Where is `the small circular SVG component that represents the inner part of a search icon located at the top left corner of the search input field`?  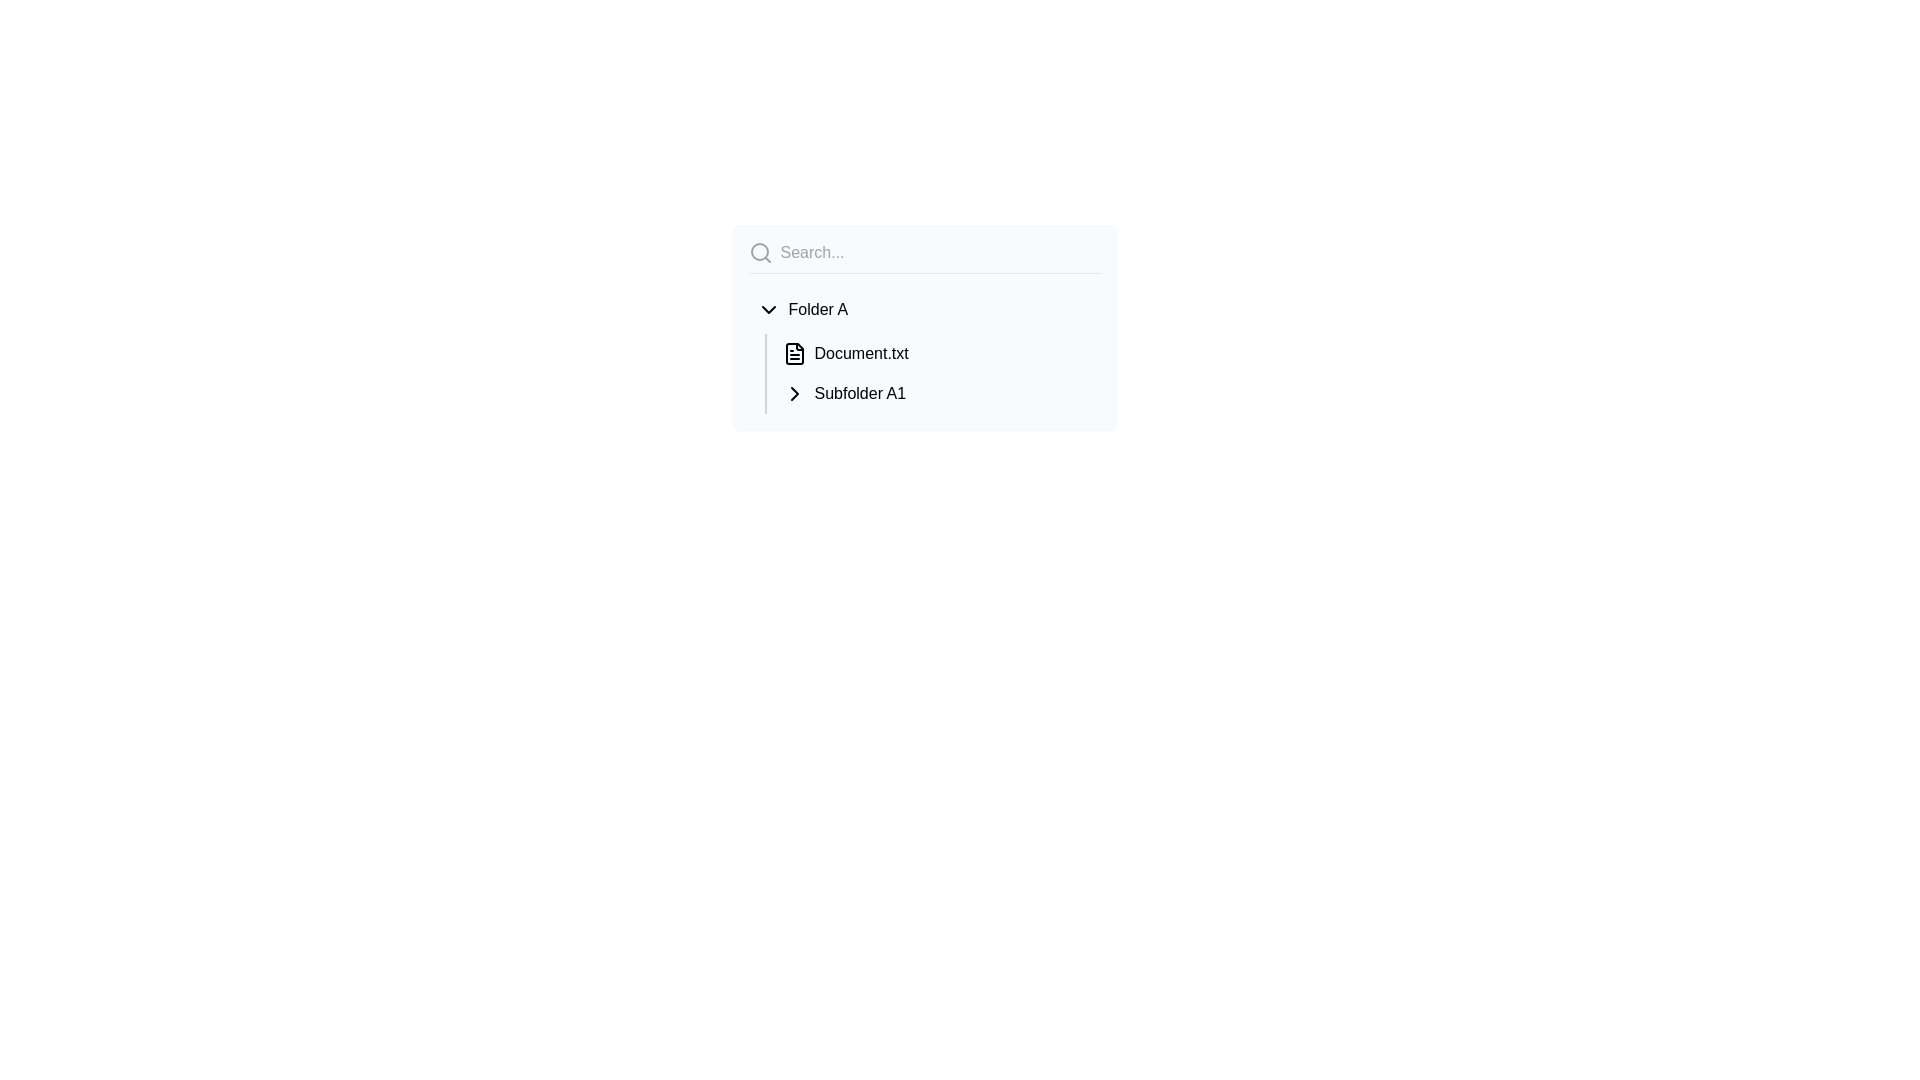 the small circular SVG component that represents the inner part of a search icon located at the top left corner of the search input field is located at coordinates (758, 250).